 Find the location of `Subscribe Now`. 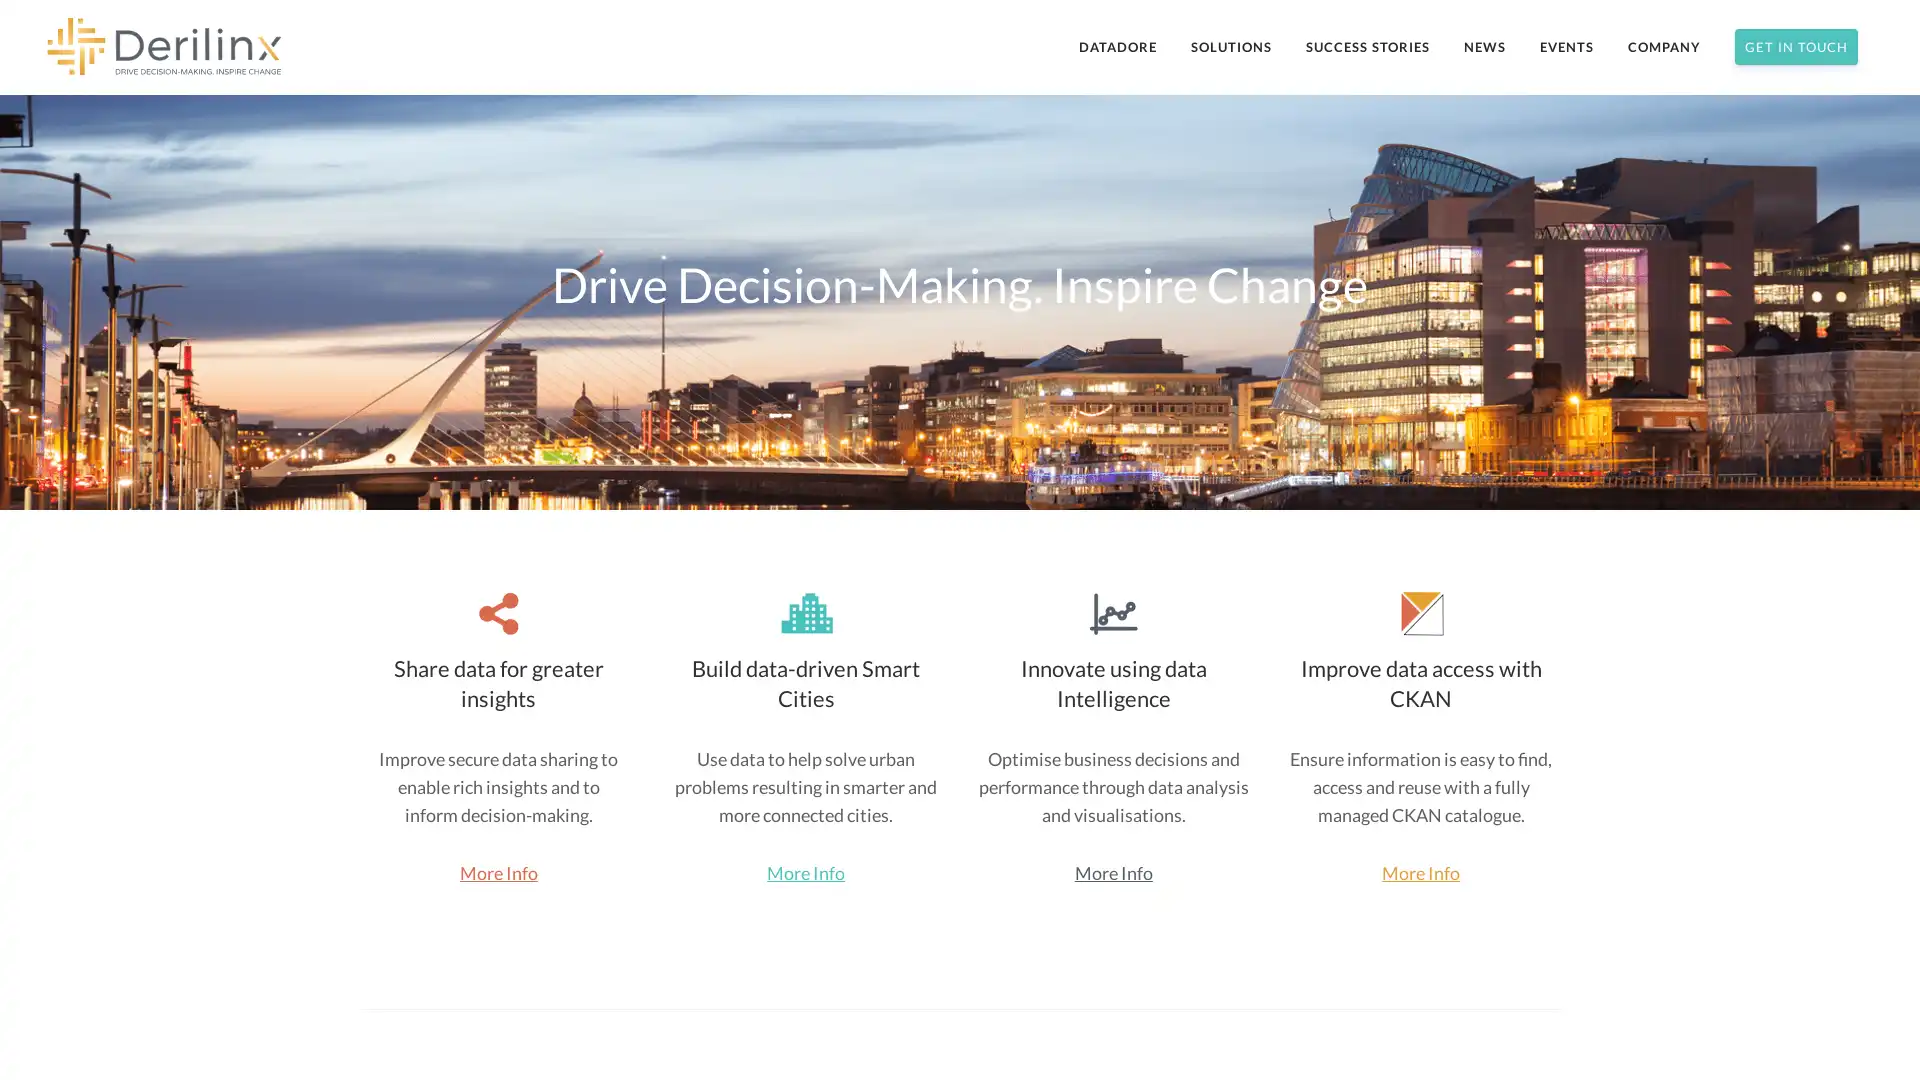

Subscribe Now is located at coordinates (1708, 1040).